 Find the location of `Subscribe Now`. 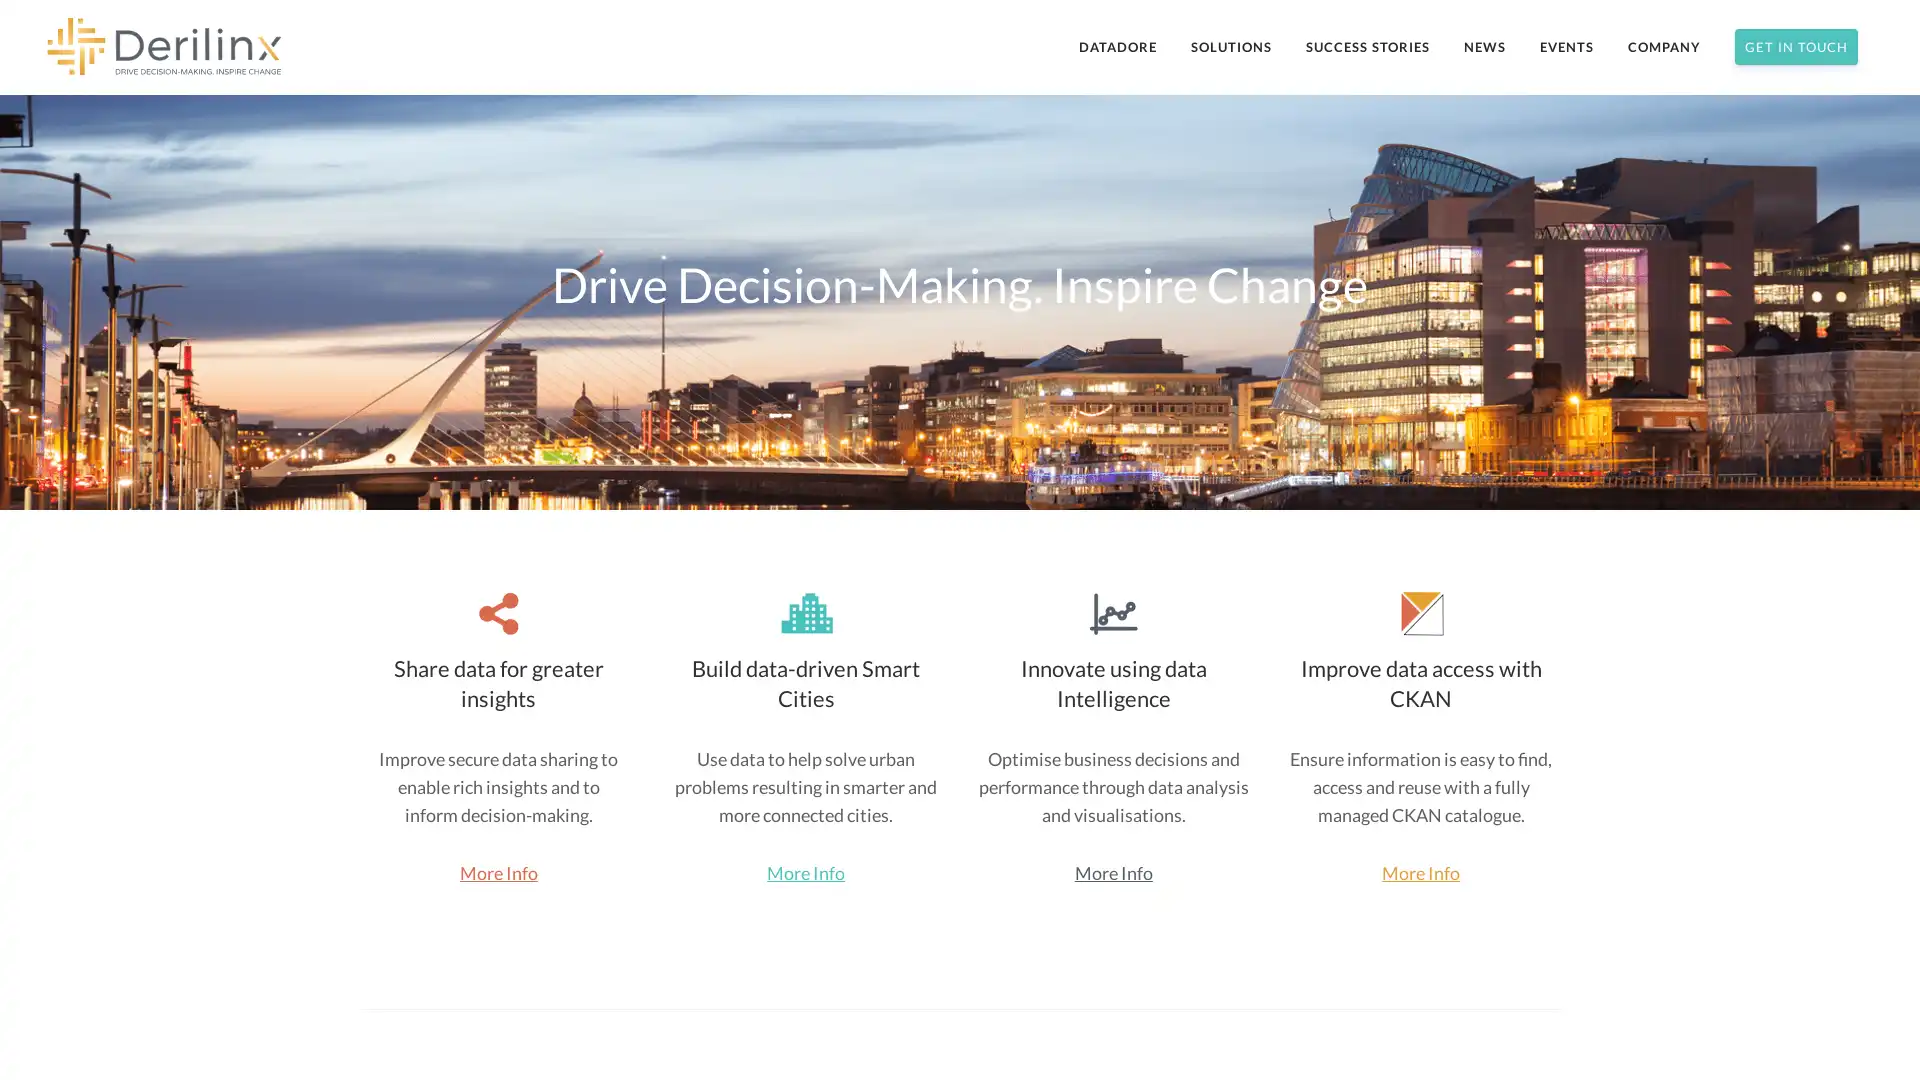

Subscribe Now is located at coordinates (1708, 1040).